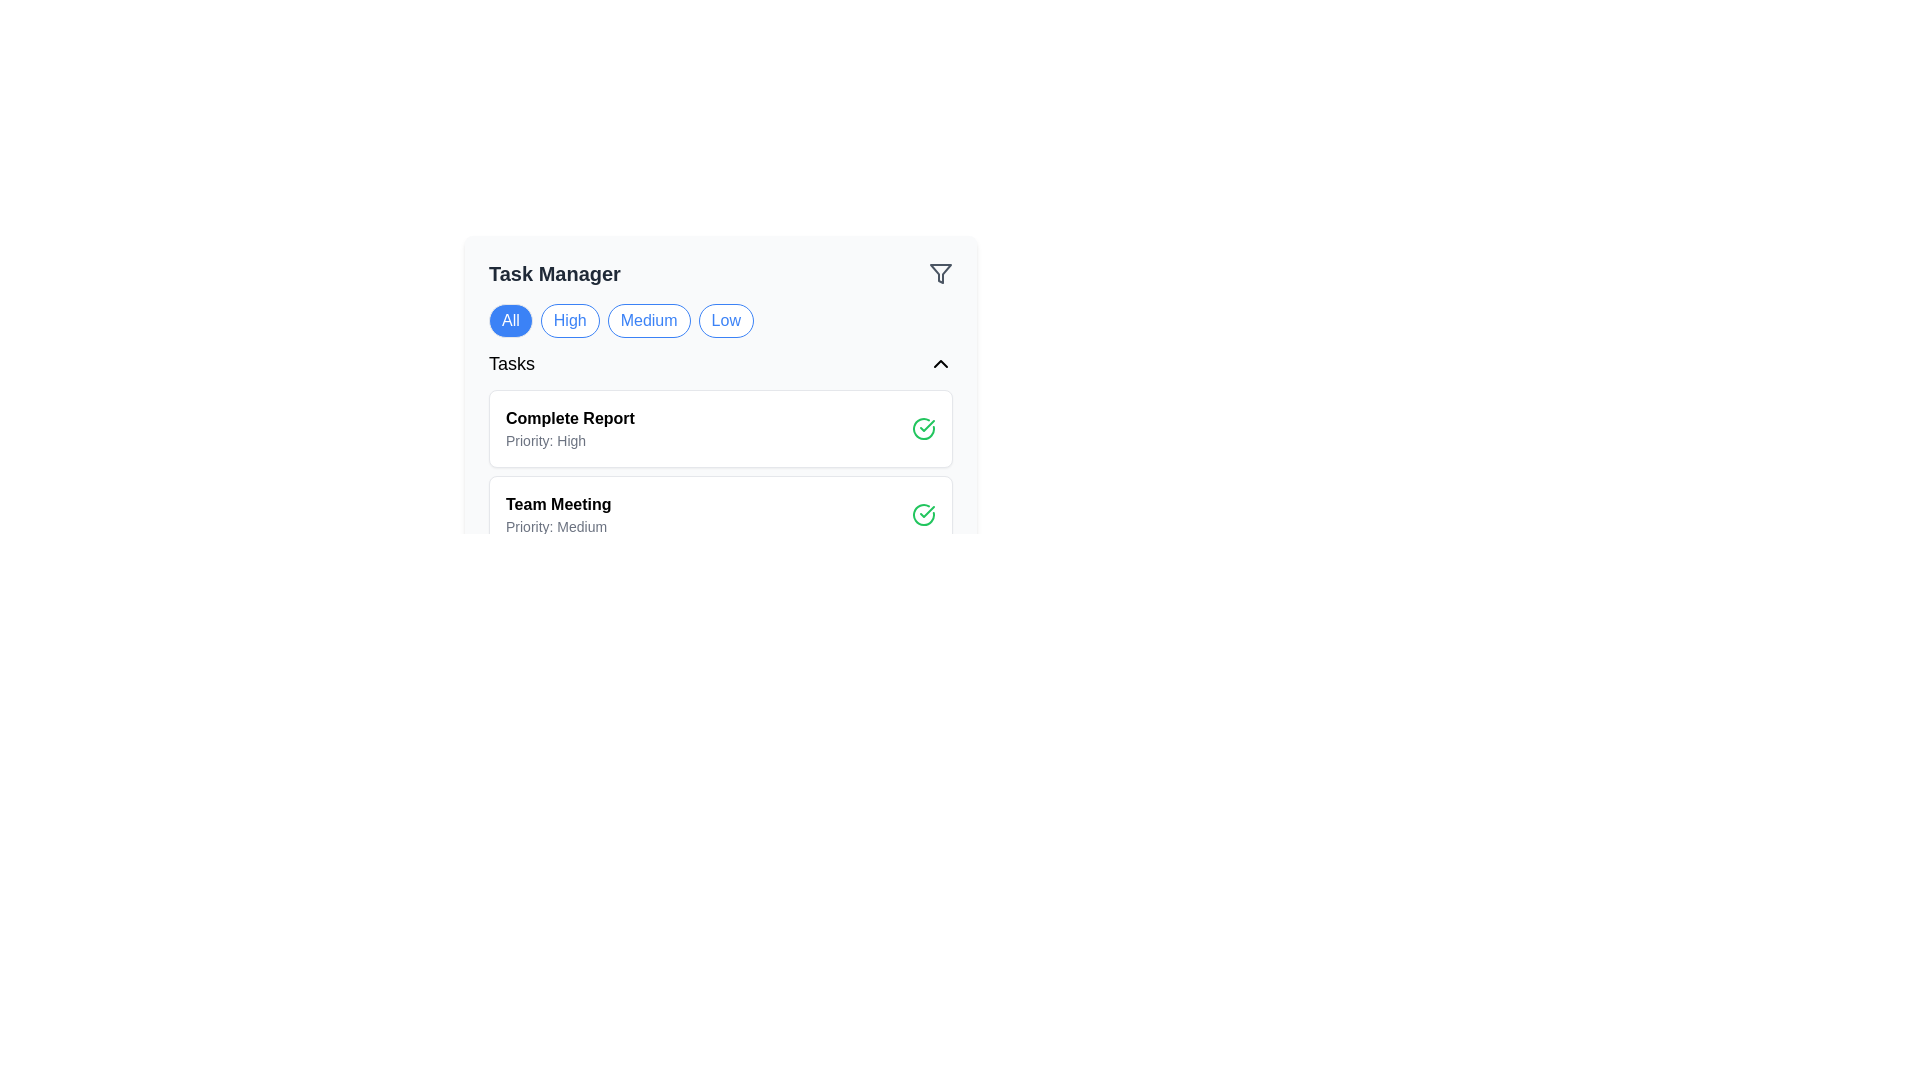  What do you see at coordinates (569, 418) in the screenshot?
I see `the 'Complete Report' text label, which is displayed in bold font within the task management interface under the 'Tasks' section` at bounding box center [569, 418].